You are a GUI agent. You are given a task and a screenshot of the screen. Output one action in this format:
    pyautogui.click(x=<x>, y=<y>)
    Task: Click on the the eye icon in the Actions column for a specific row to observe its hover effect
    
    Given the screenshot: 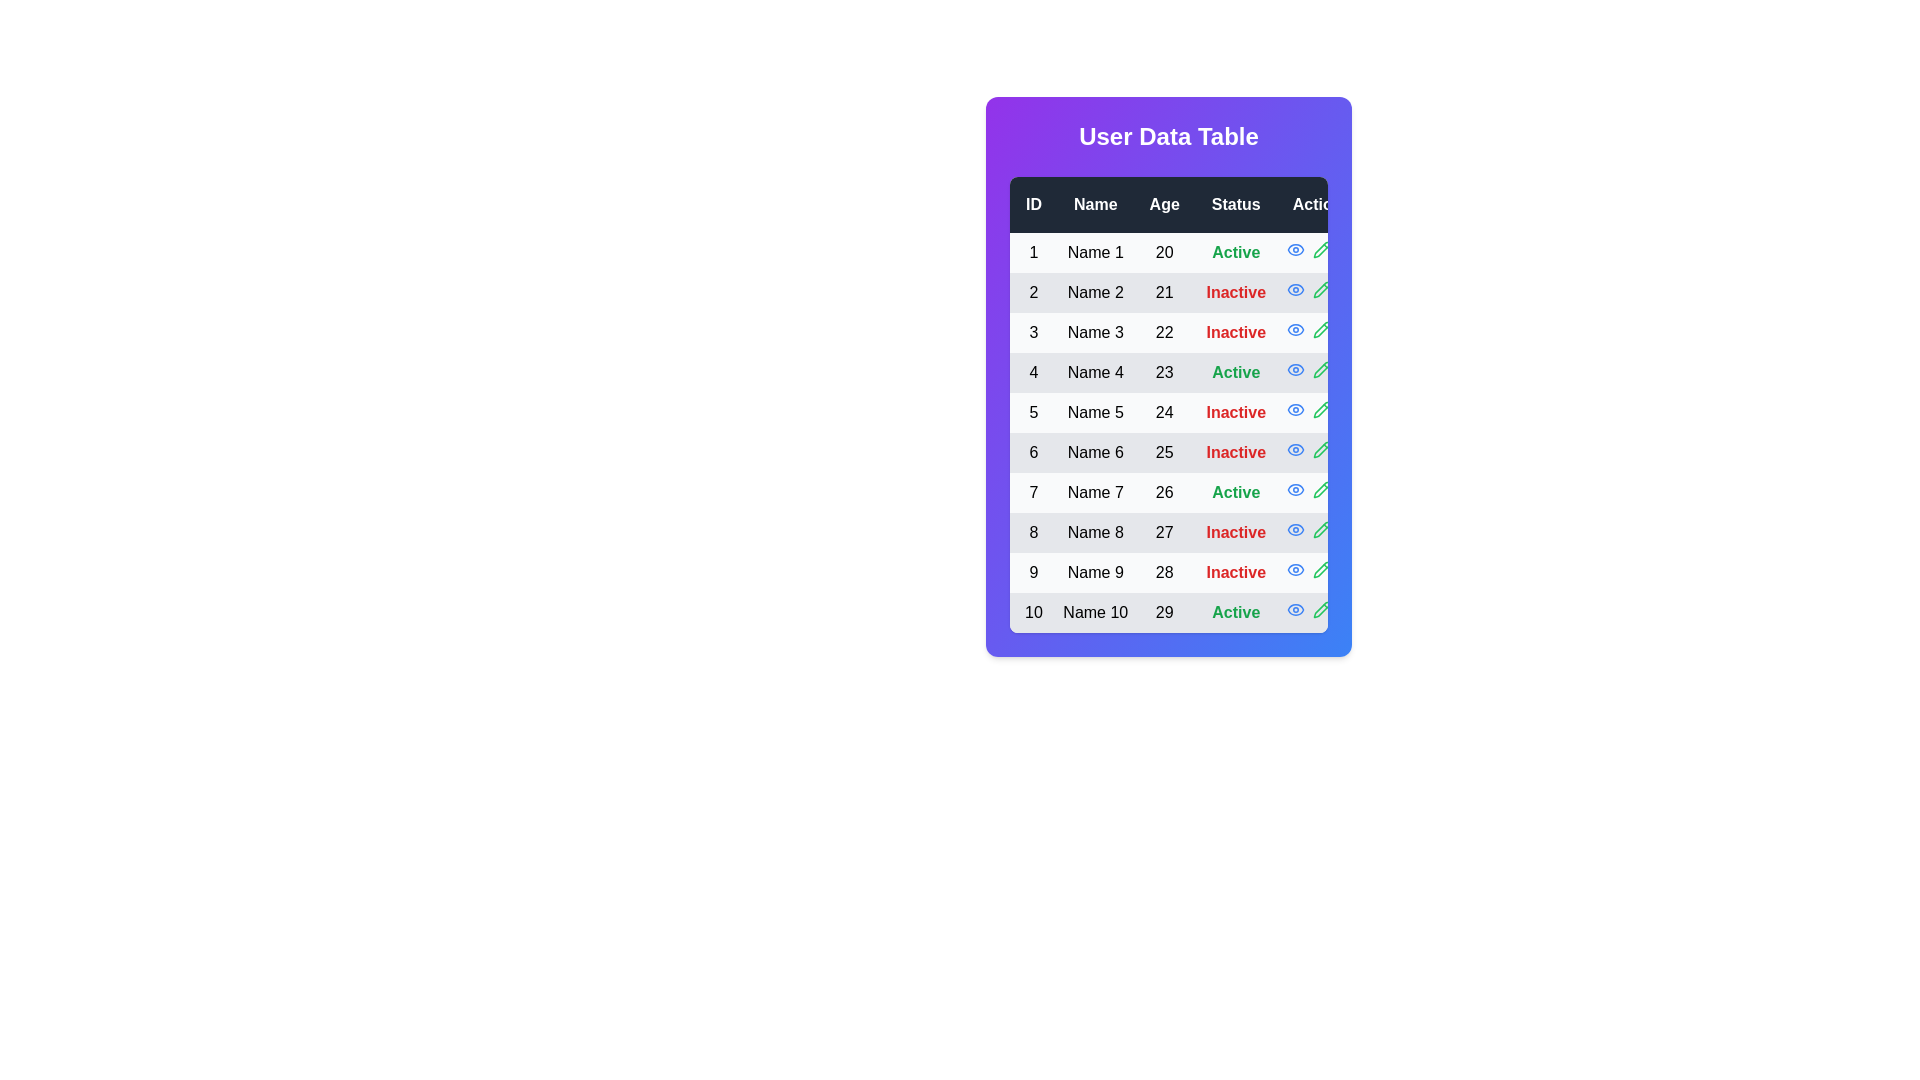 What is the action you would take?
    pyautogui.click(x=1296, y=249)
    